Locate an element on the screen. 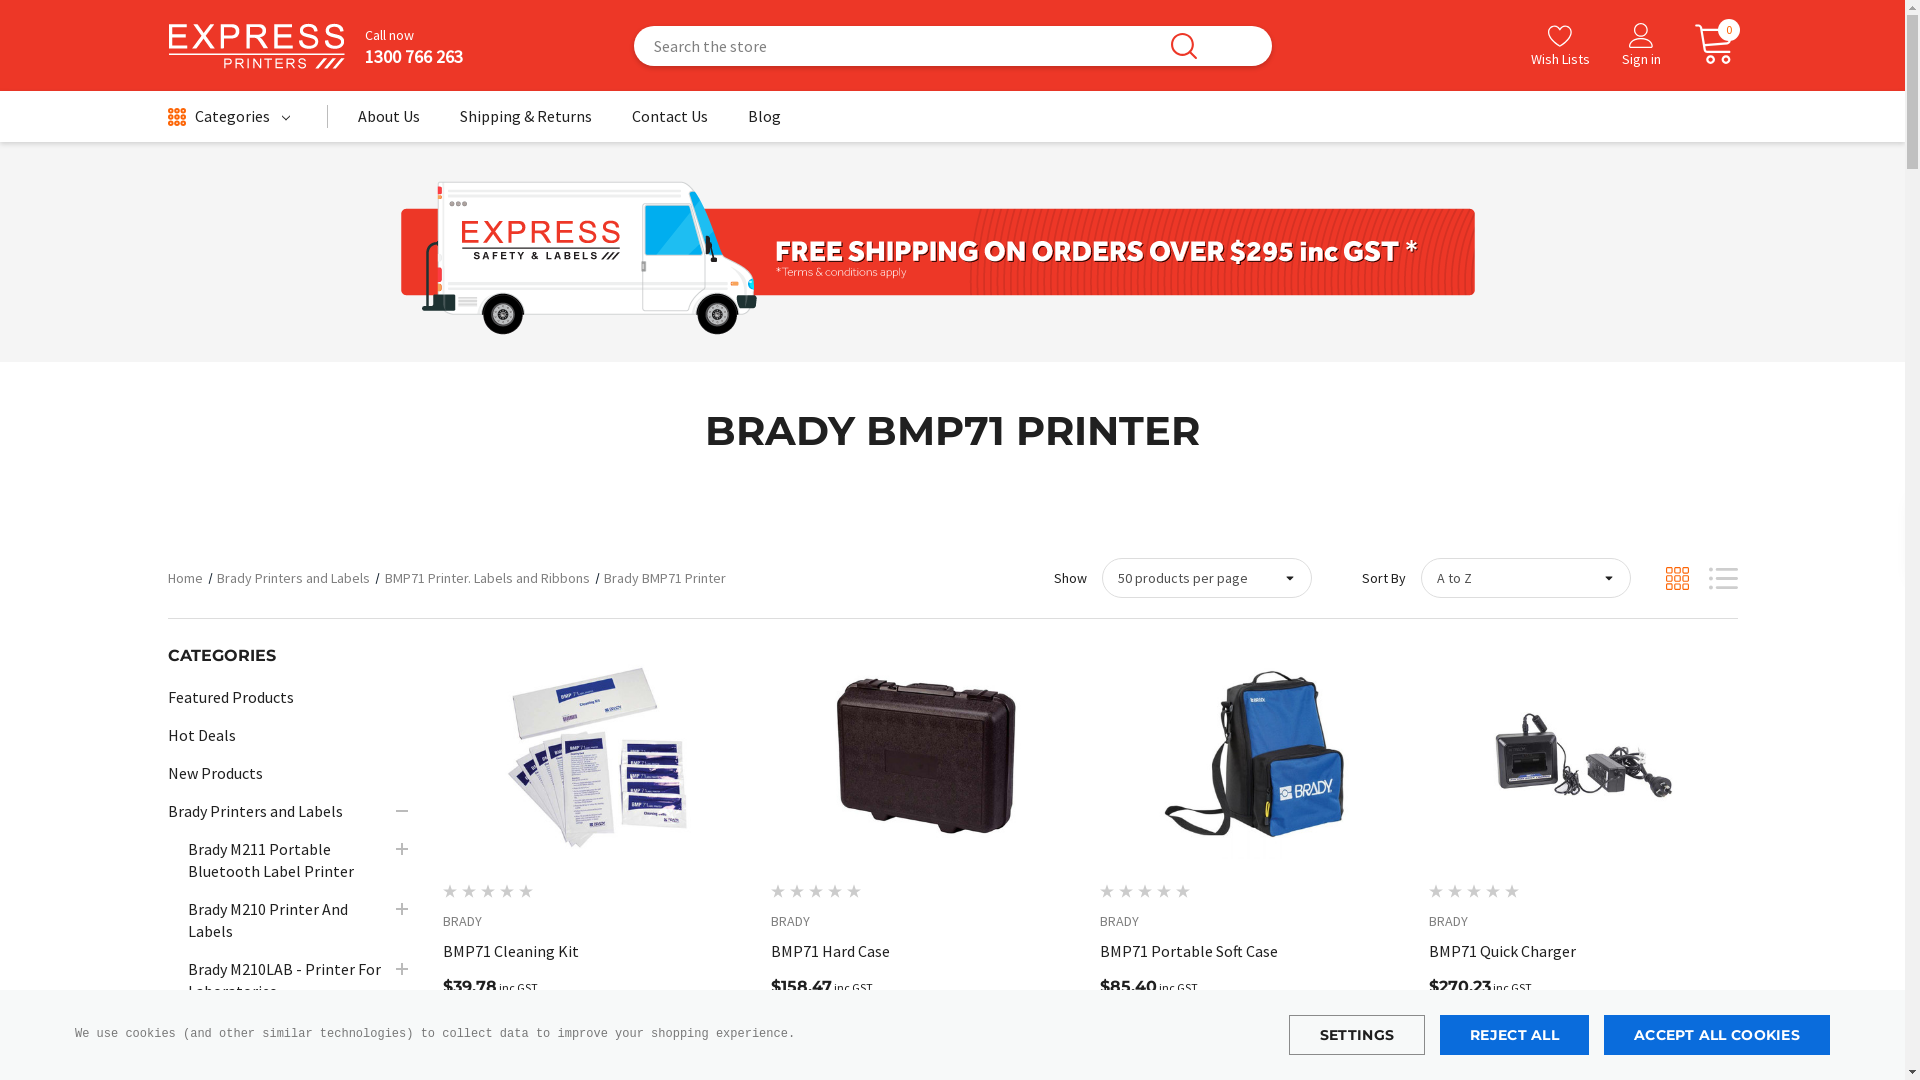  'List View' is located at coordinates (1721, 578).